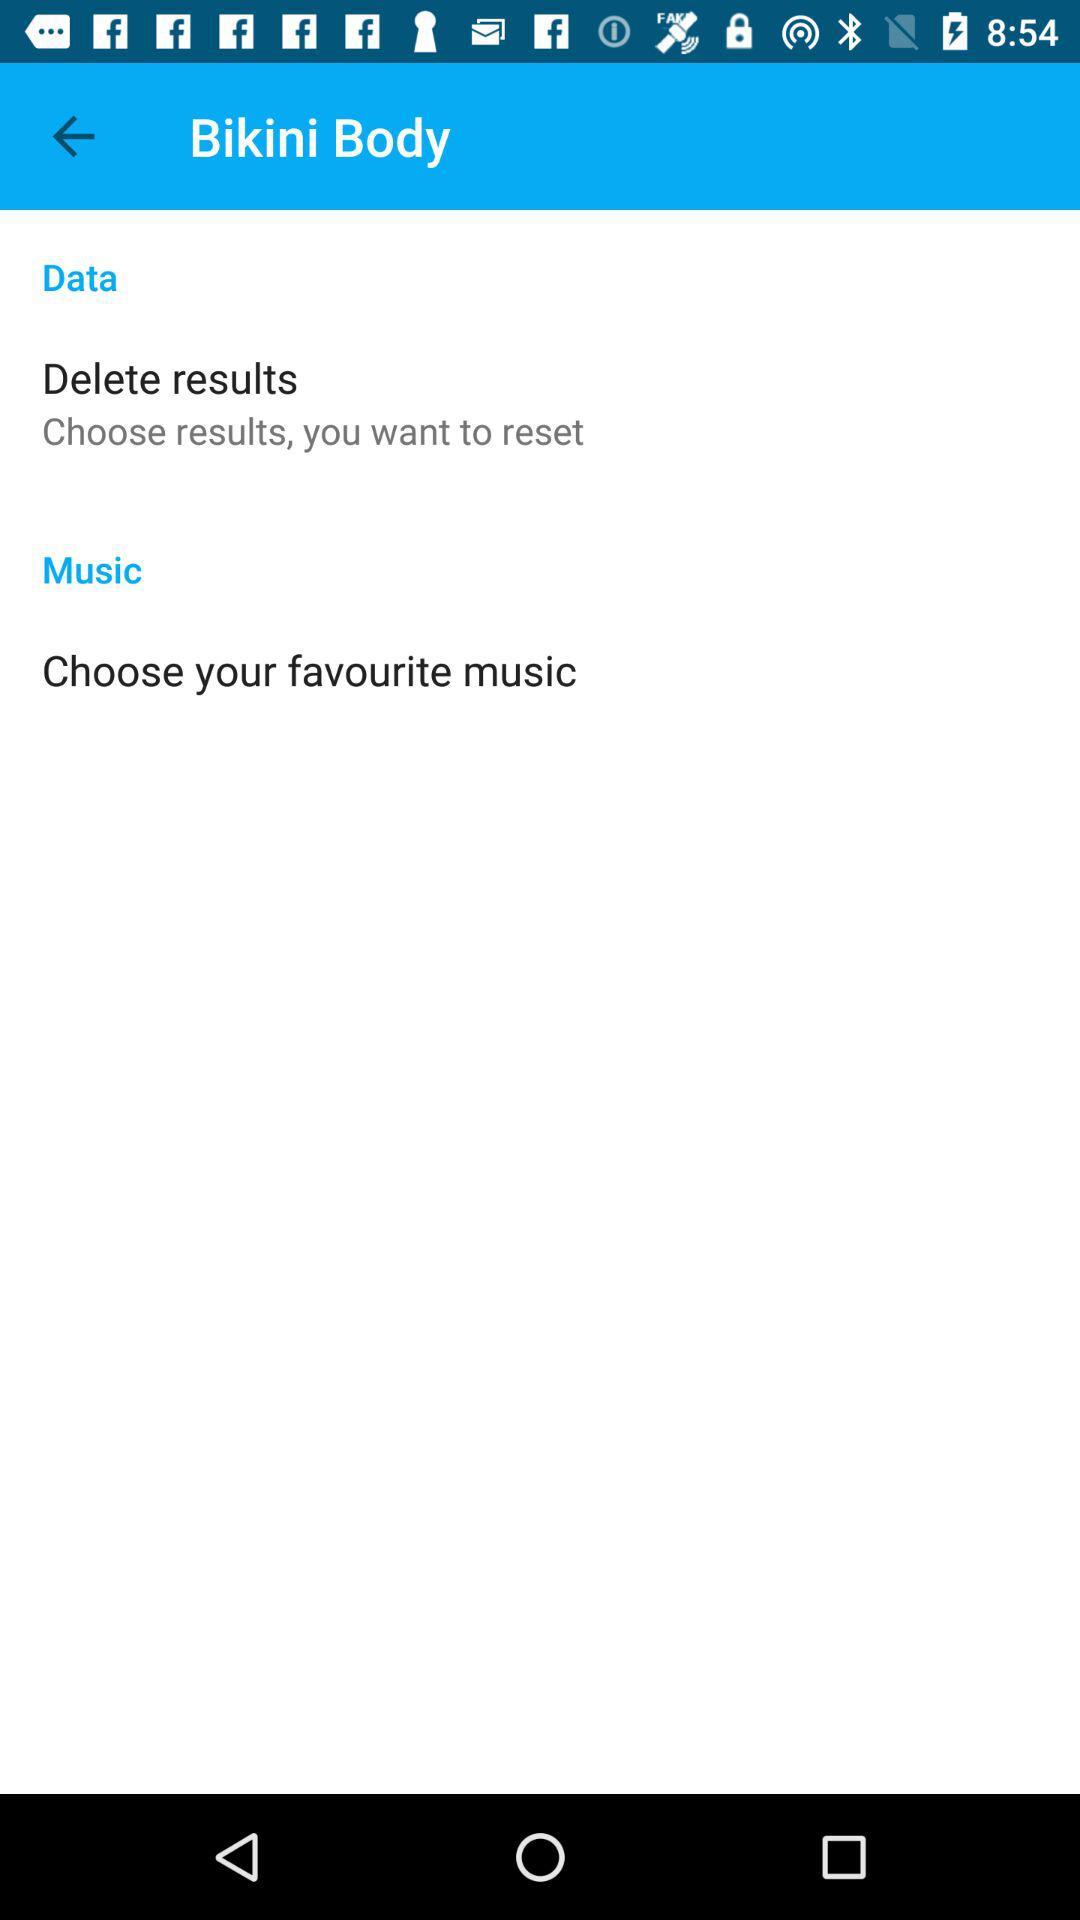  Describe the element at coordinates (72, 135) in the screenshot. I see `the app next to bikini body item` at that location.